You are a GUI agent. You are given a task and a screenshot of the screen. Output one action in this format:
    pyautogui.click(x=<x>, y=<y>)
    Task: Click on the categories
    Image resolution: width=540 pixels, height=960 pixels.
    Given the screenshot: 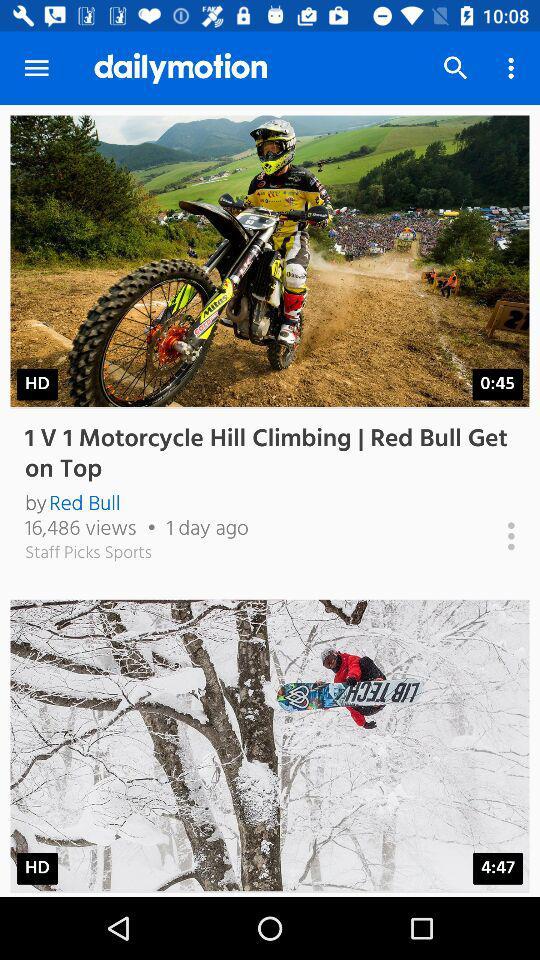 What is the action you would take?
    pyautogui.click(x=490, y=535)
    